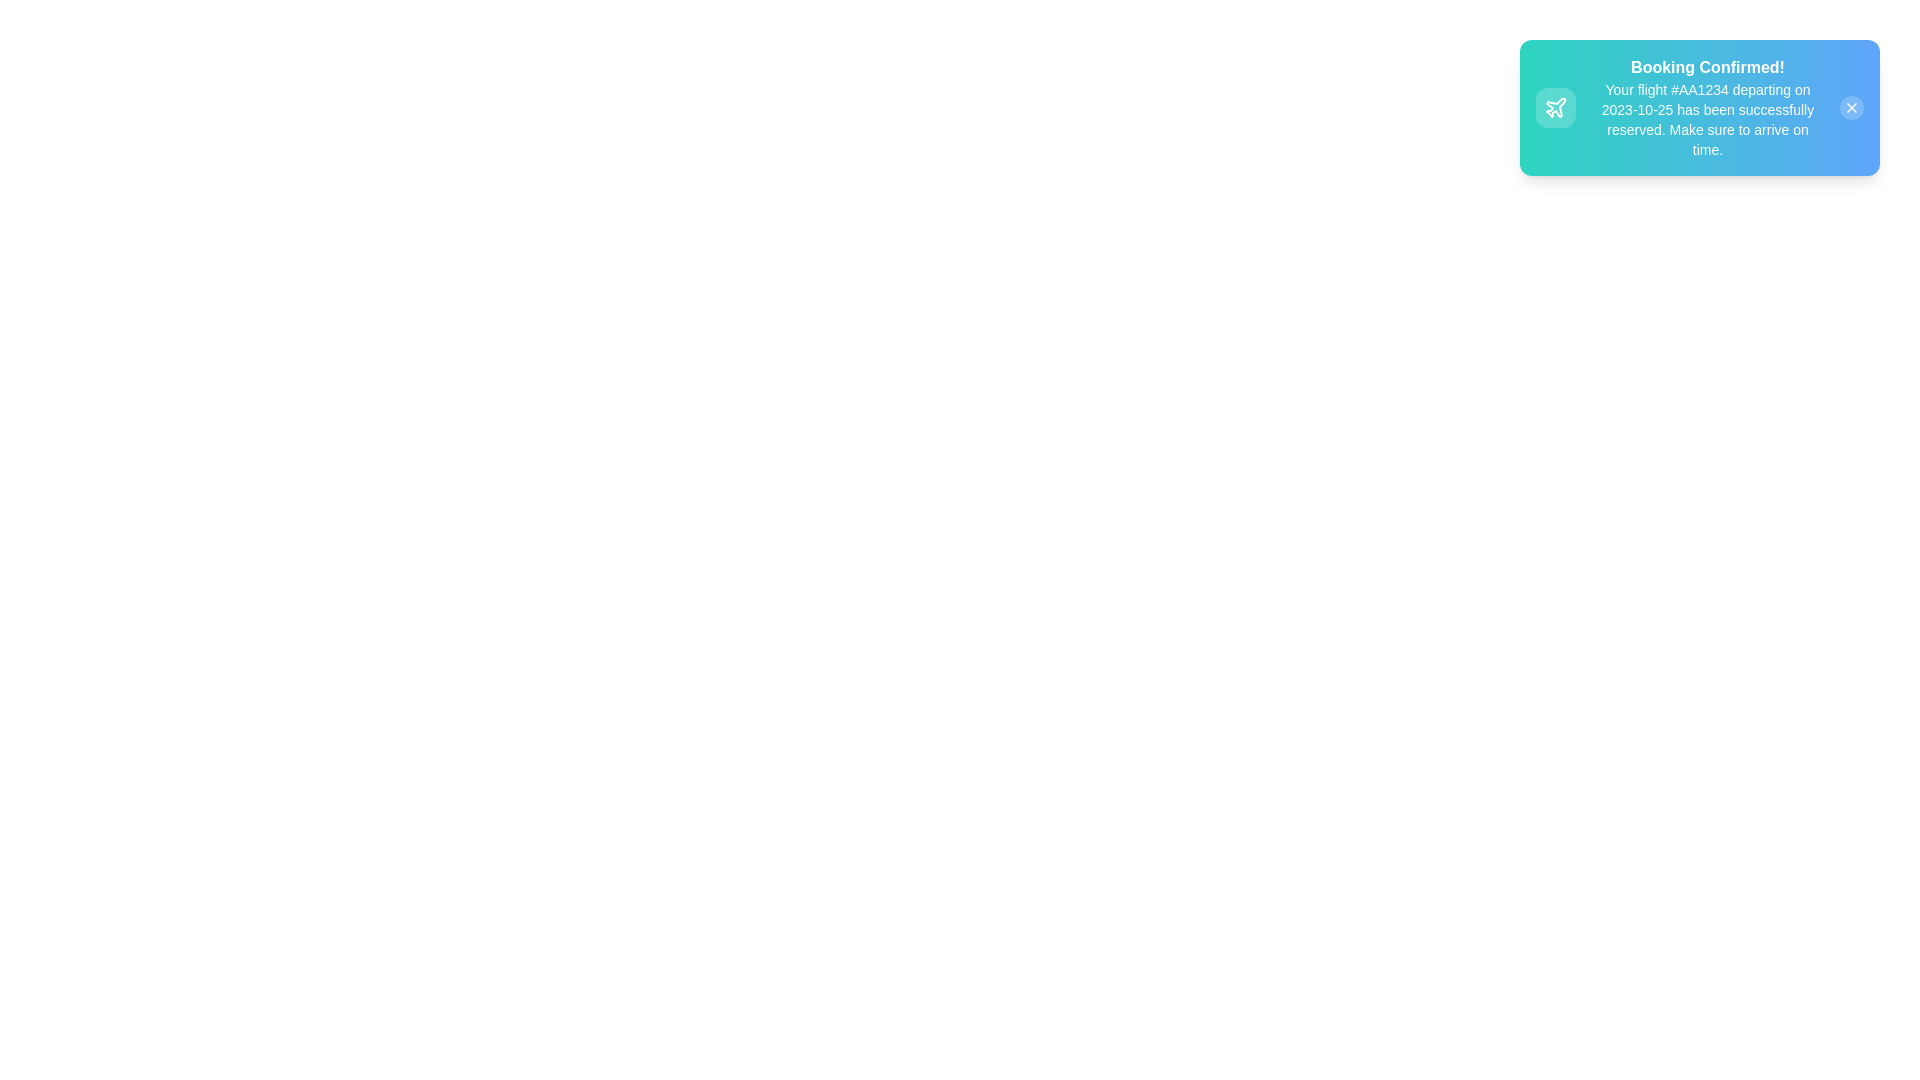  What do you see at coordinates (1555, 107) in the screenshot?
I see `the decorative plane icon located on the left side of the notification bubble in the top-right corner of the interface` at bounding box center [1555, 107].